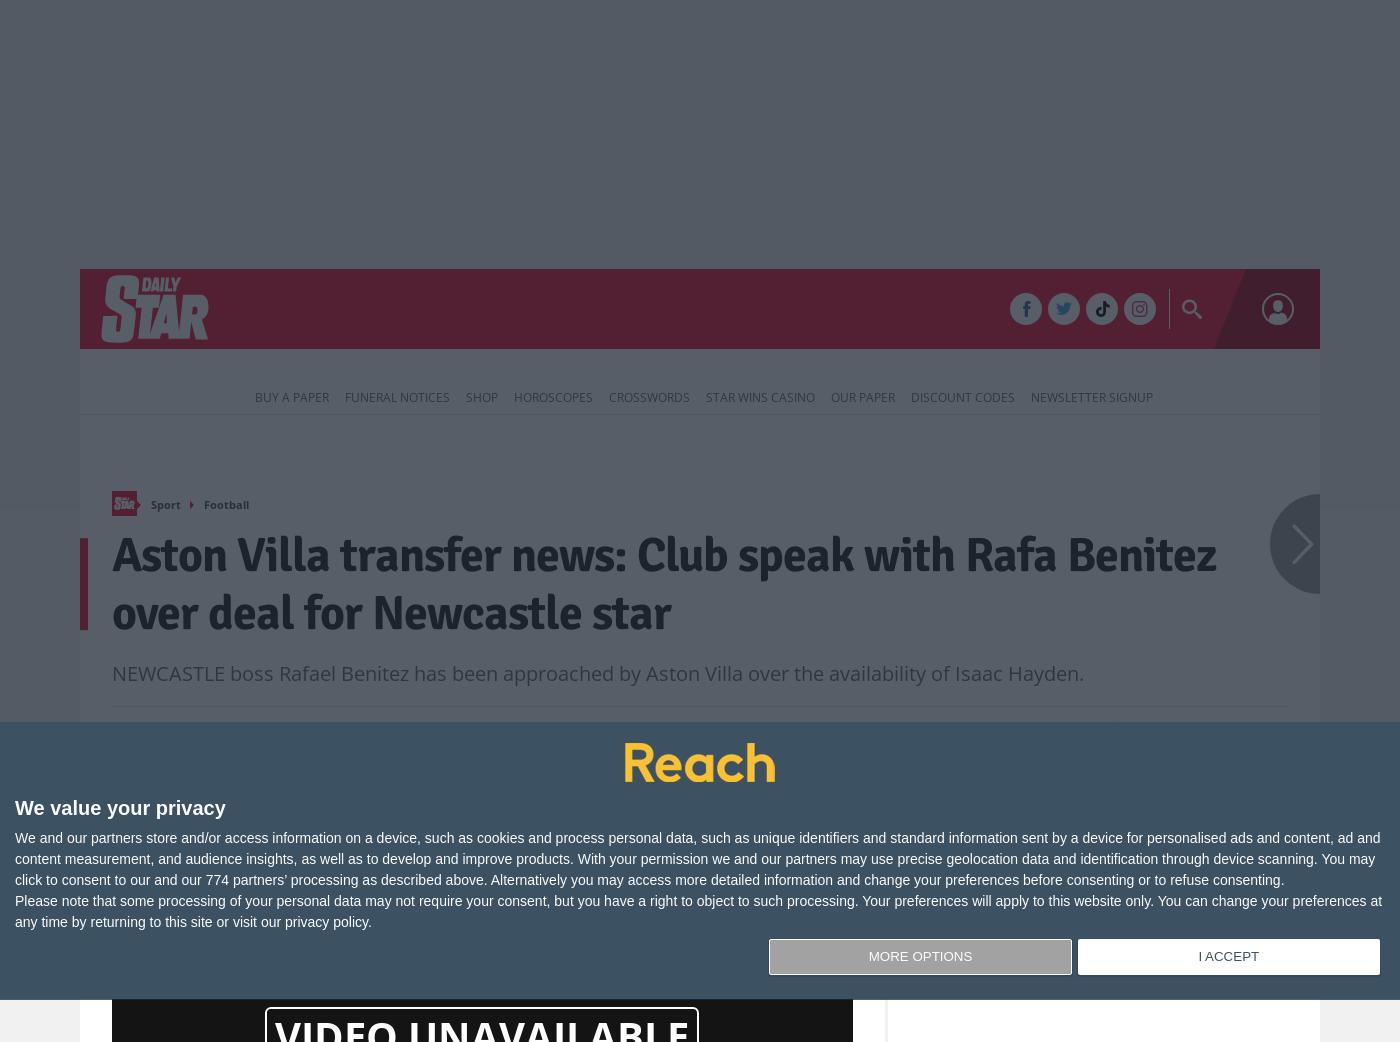 This screenshot has width=1400, height=1042. I want to click on 'TV', so click(691, 311).